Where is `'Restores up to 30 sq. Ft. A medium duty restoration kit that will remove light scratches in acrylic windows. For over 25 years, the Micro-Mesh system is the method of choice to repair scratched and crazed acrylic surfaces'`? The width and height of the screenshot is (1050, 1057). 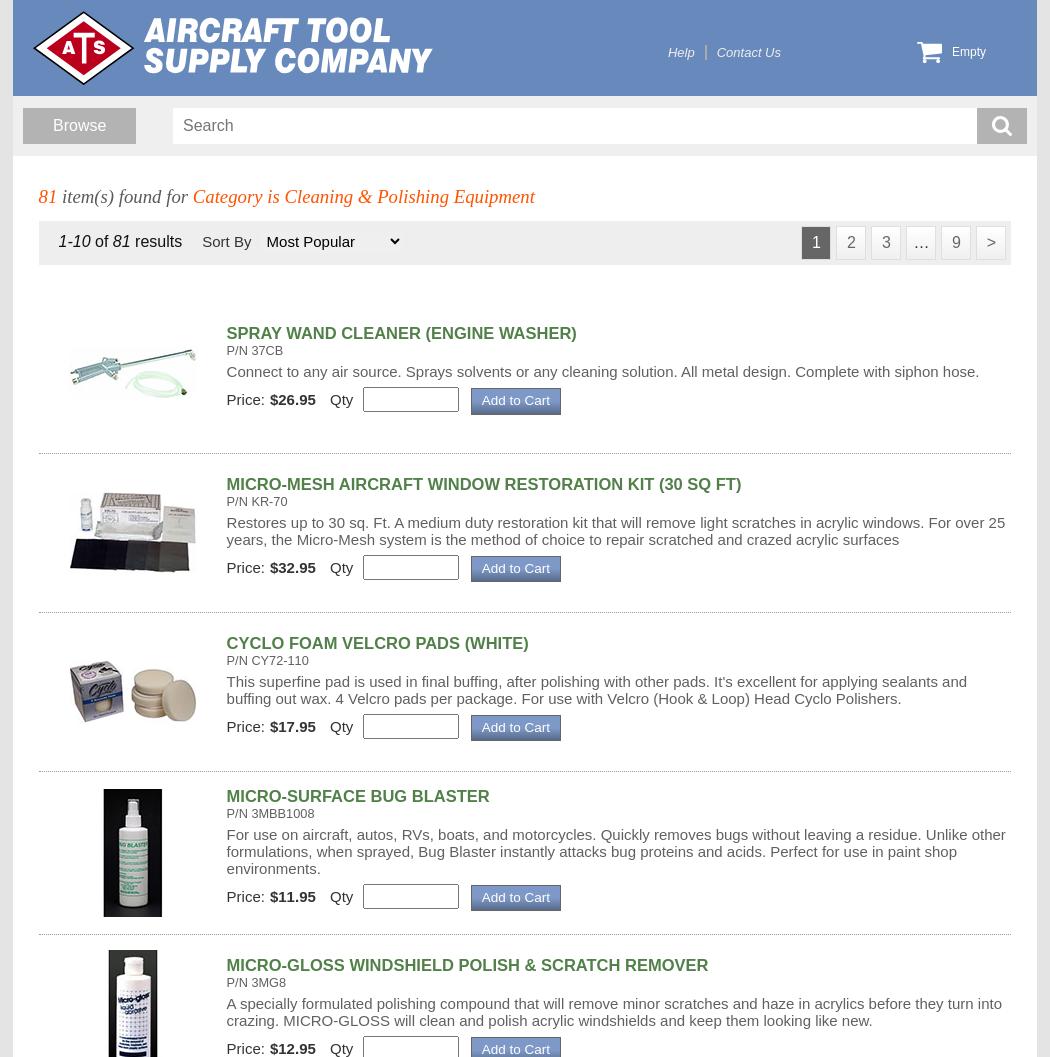 'Restores up to 30 sq. Ft. A medium duty restoration kit that will remove light scratches in acrylic windows. For over 25 years, the Micro-Mesh system is the method of choice to repair scratched and crazed acrylic surfaces' is located at coordinates (225, 528).